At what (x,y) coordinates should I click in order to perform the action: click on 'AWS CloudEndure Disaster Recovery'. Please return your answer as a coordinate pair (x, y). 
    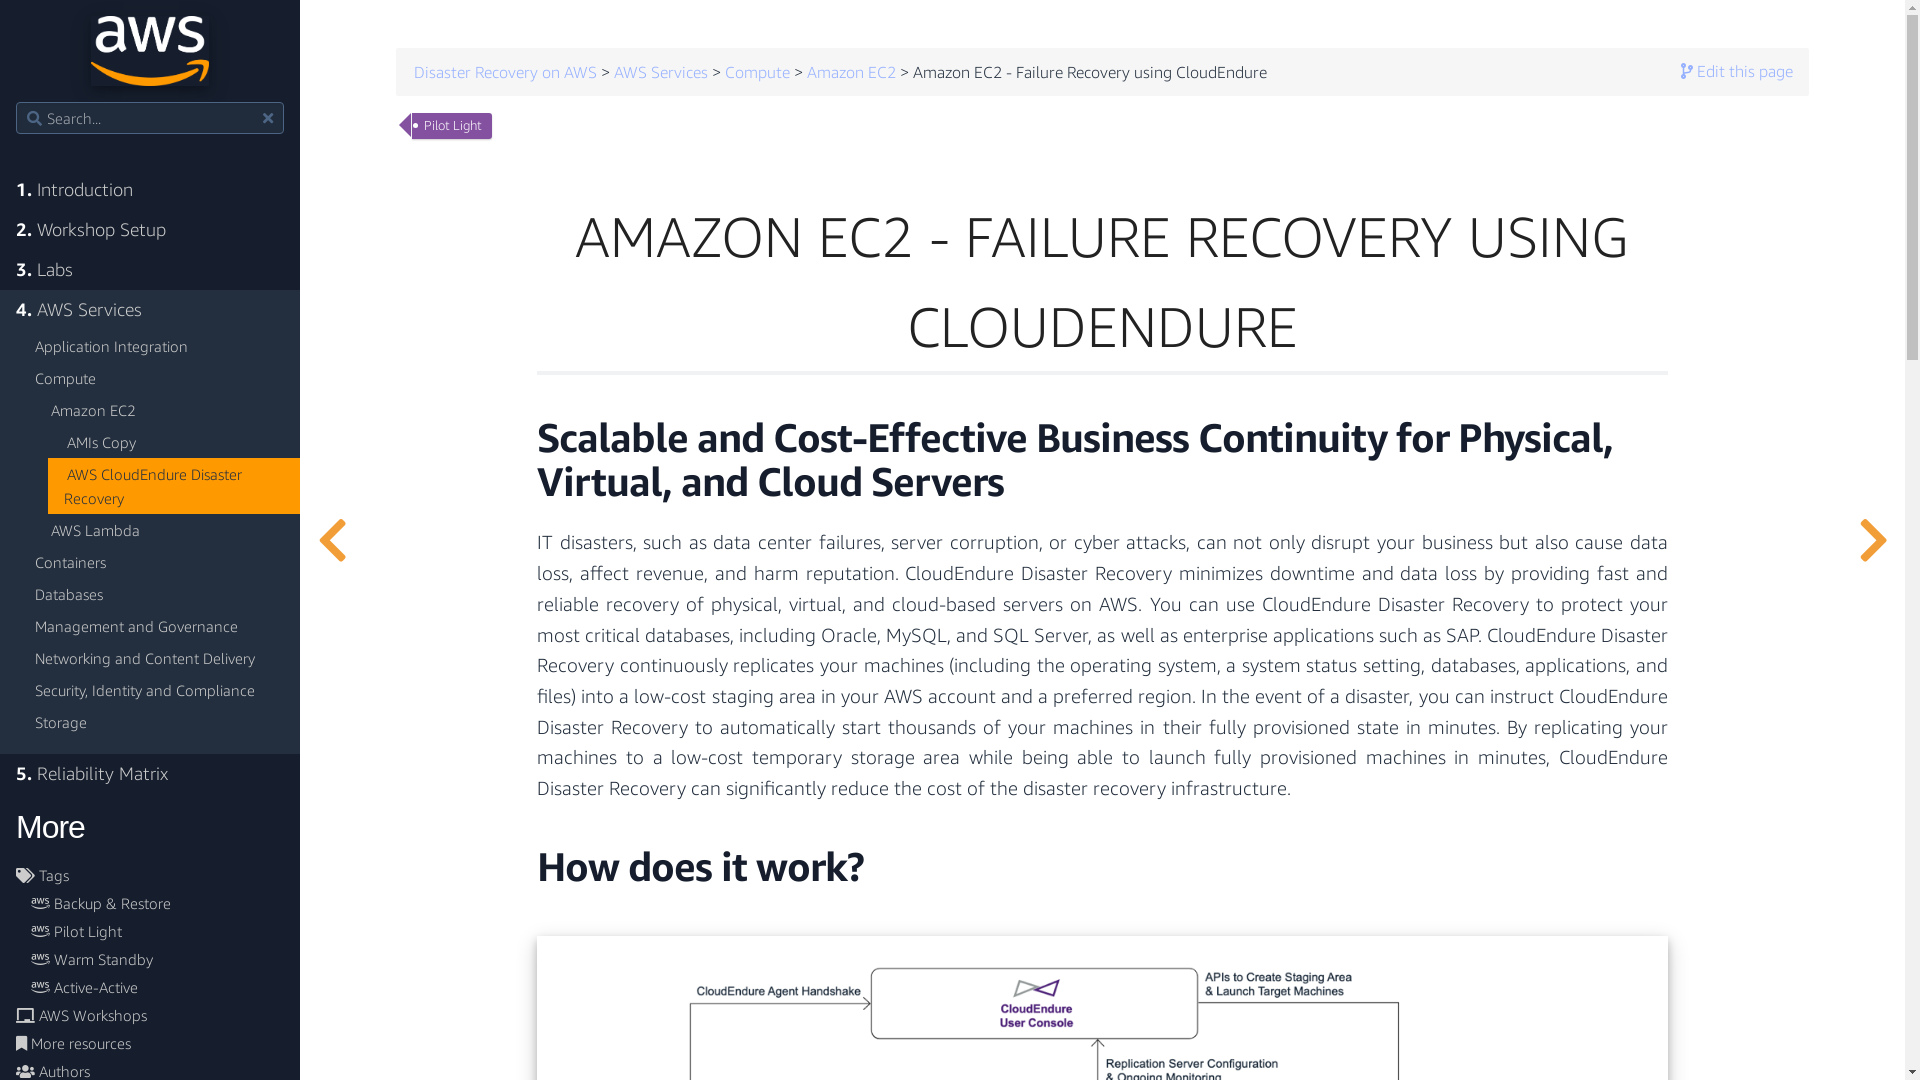
    Looking at the image, I should click on (173, 486).